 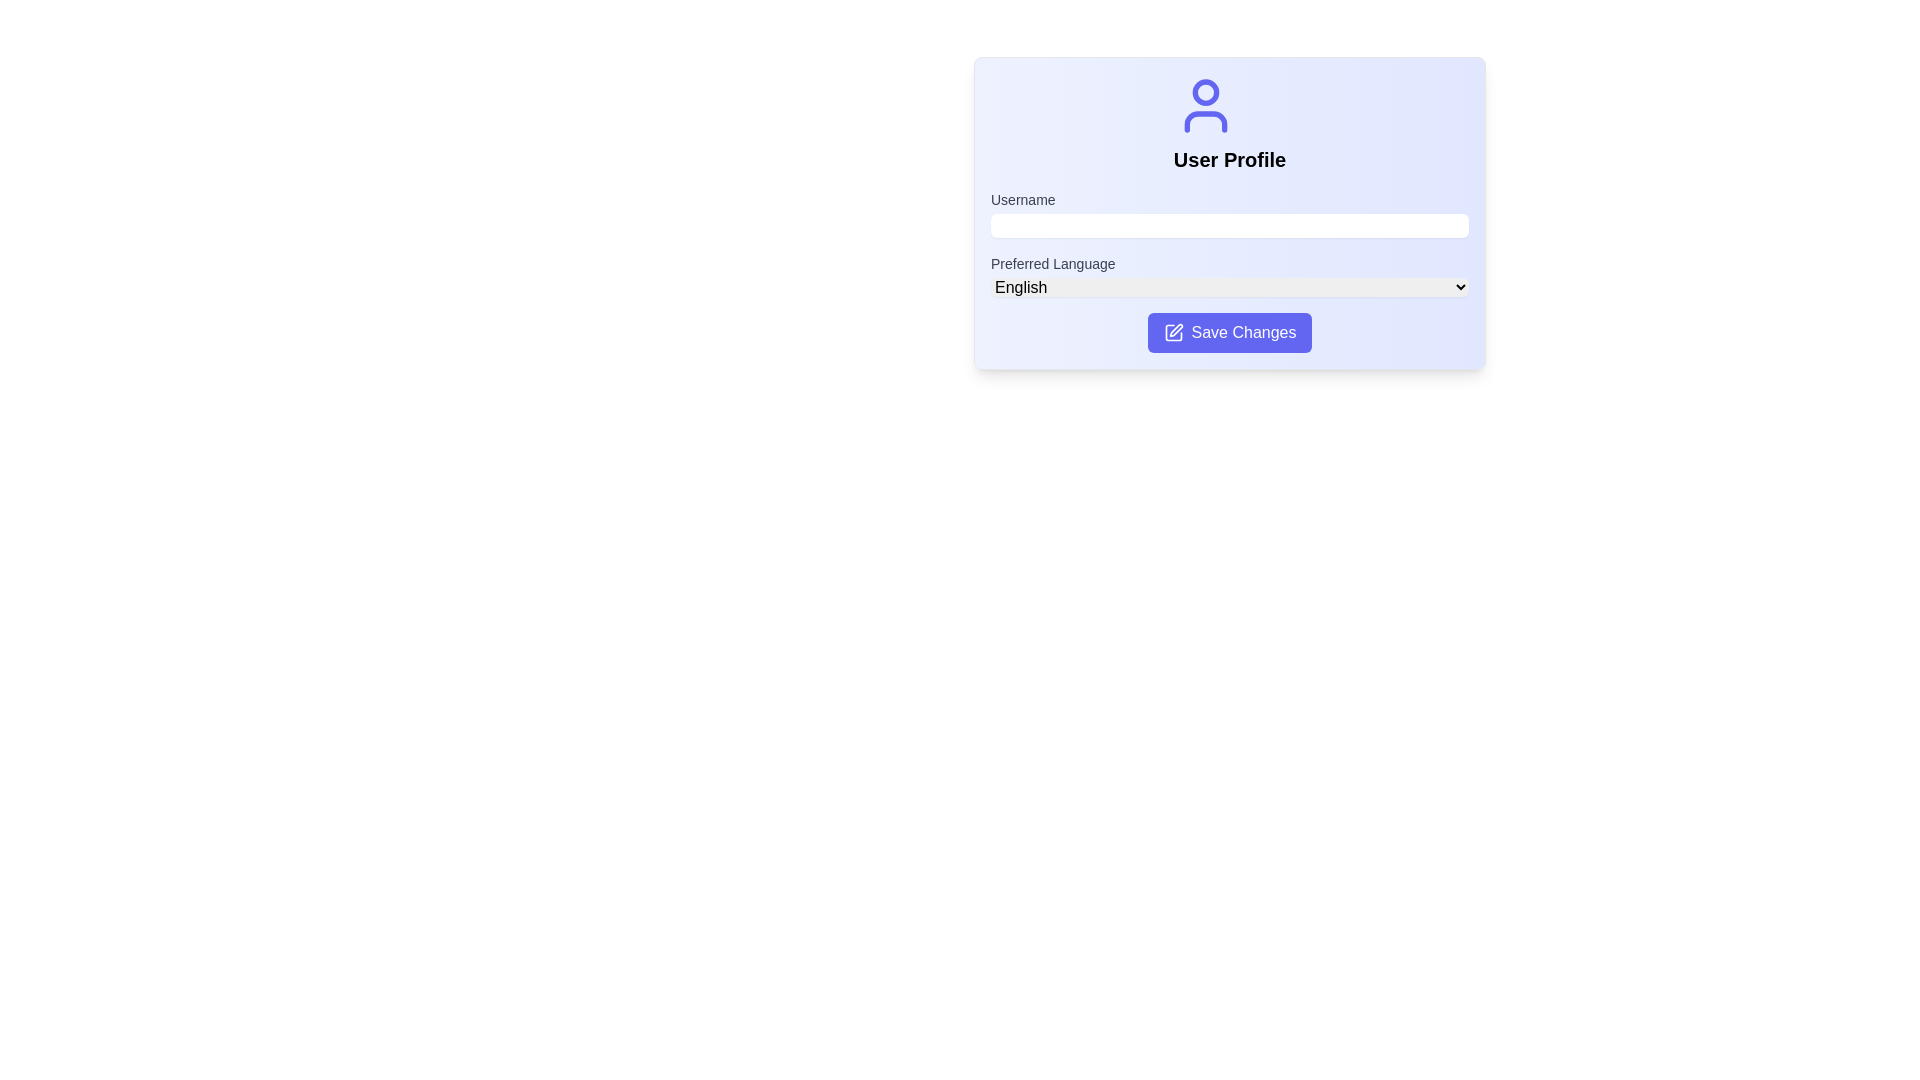 I want to click on the 'Save Changes' button, which is a rectangular button with a purple background and white text, located in the bottom center of the 'User Profile' section, so click(x=1228, y=331).